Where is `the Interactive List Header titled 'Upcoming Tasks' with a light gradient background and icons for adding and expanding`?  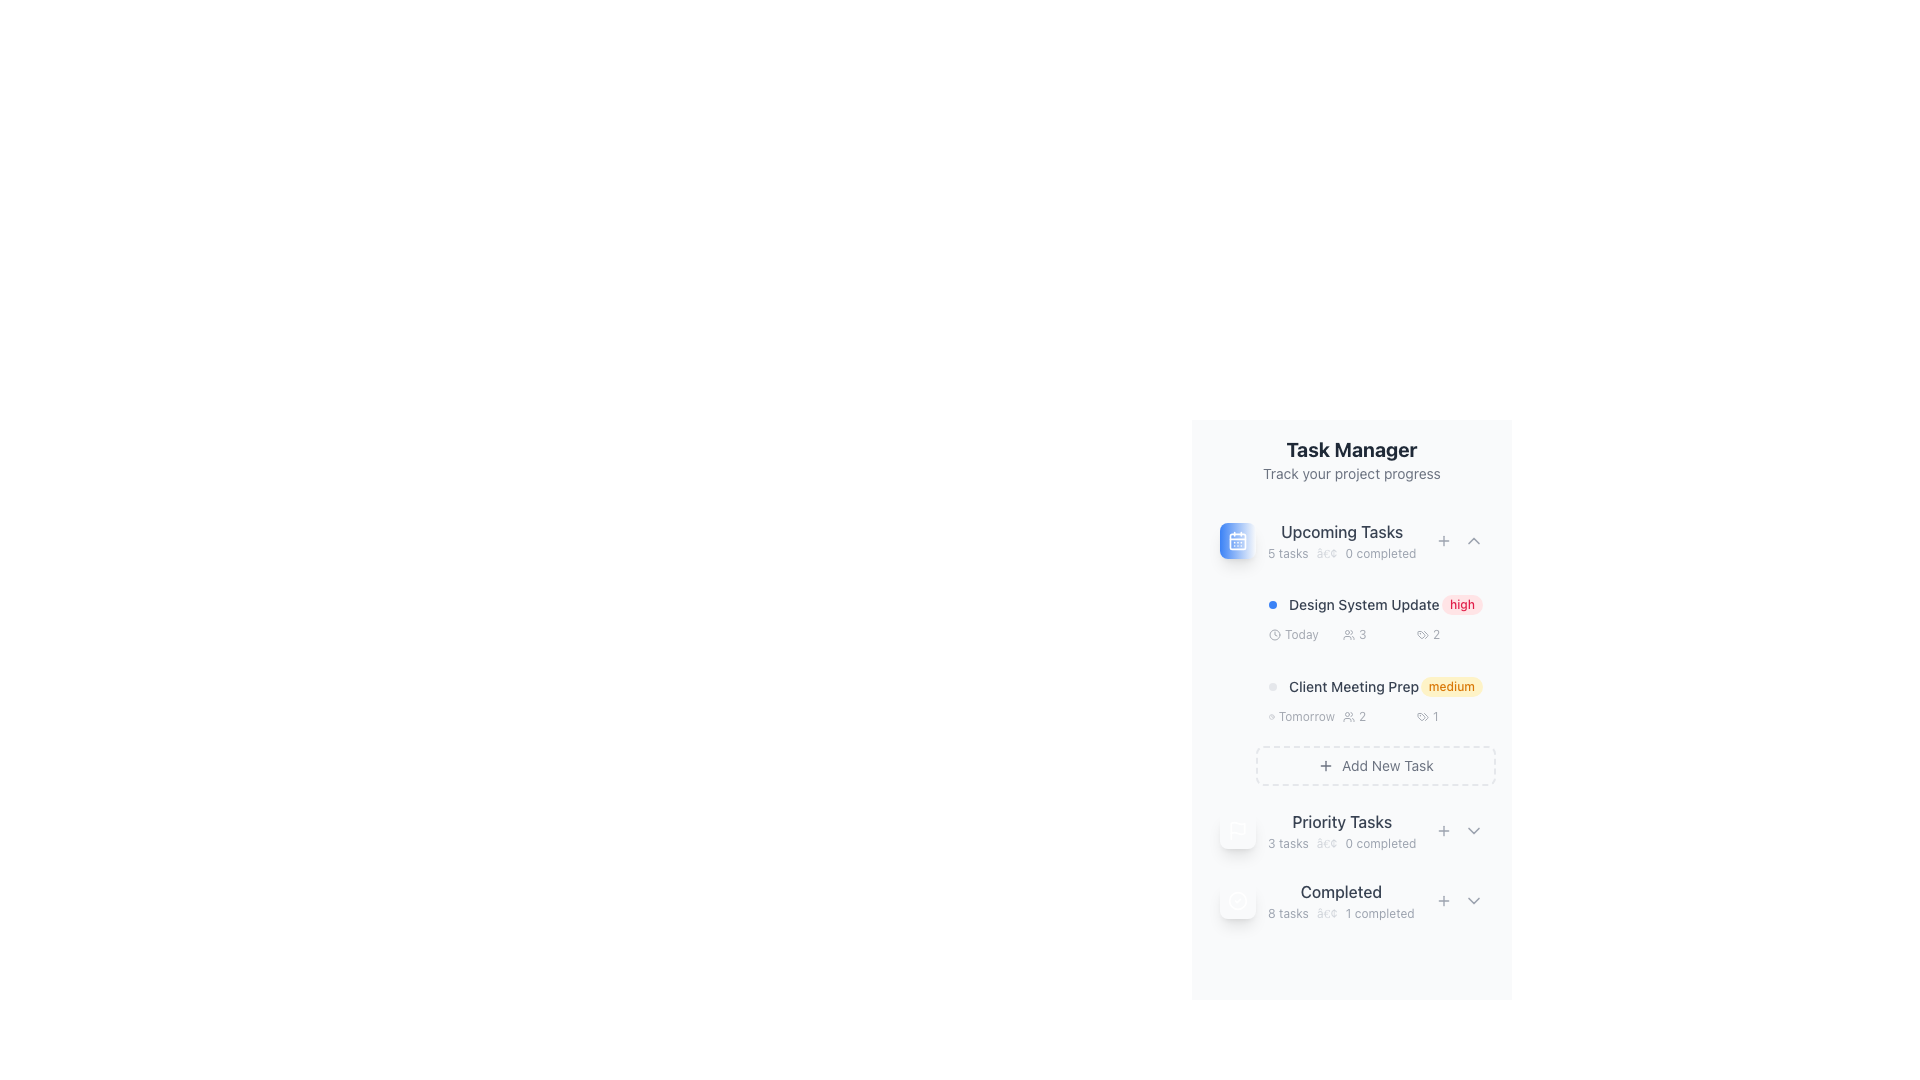
the Interactive List Header titled 'Upcoming Tasks' with a light gradient background and icons for adding and expanding is located at coordinates (1352, 540).